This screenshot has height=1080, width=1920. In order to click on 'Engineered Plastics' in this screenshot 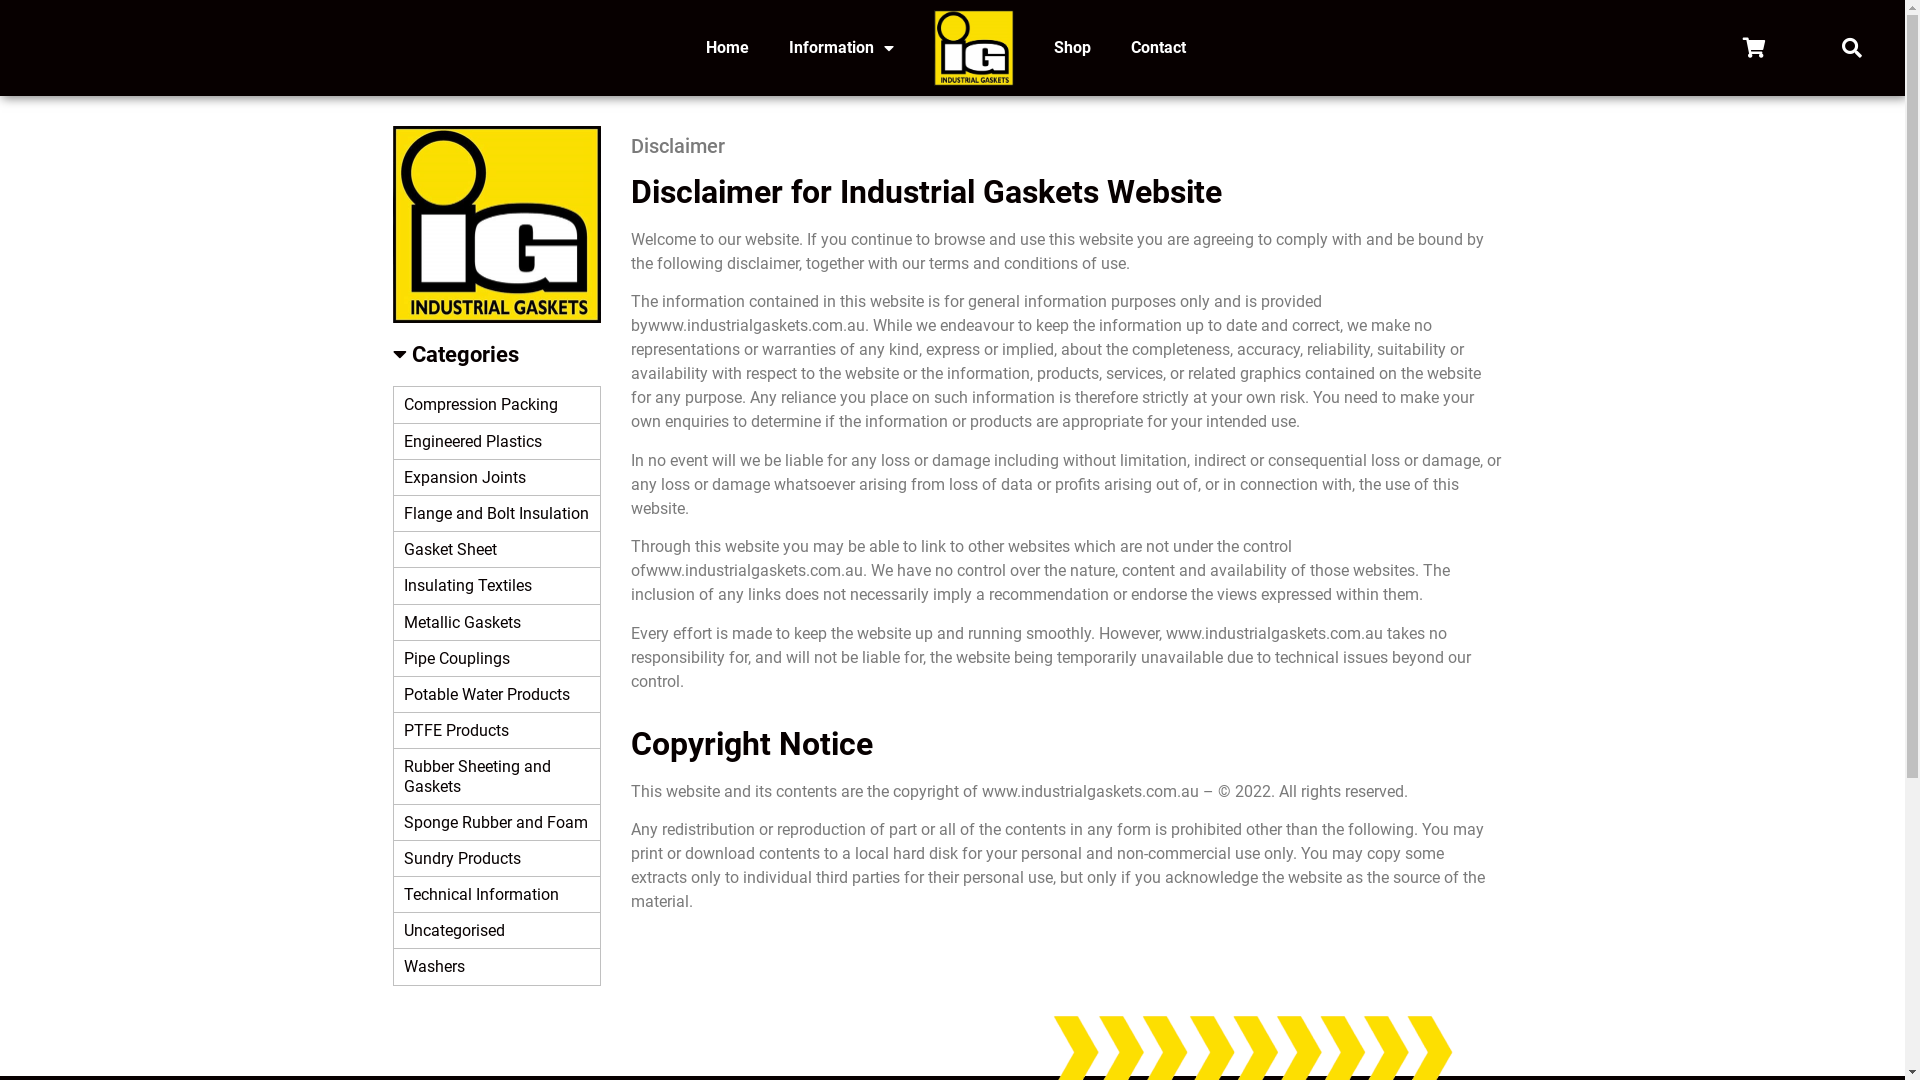, I will do `click(497, 441)`.